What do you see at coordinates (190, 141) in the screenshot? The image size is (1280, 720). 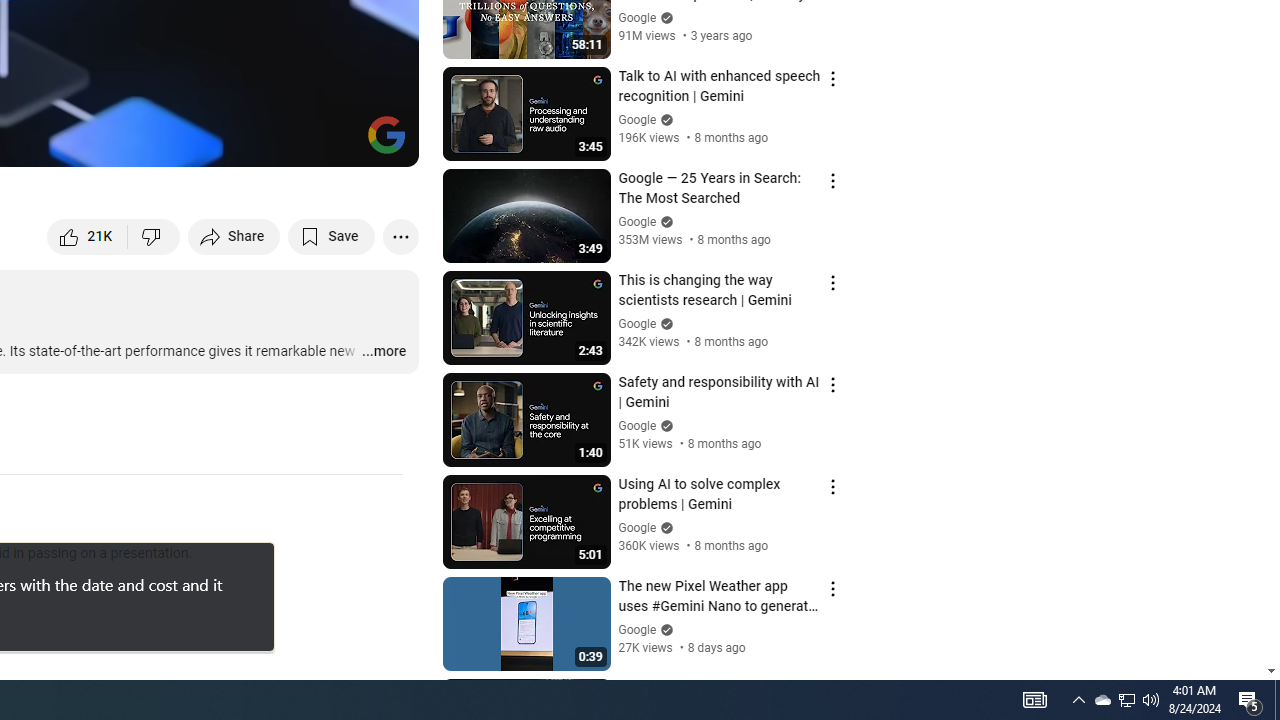 I see `'Subtitles/closed captions unavailable'` at bounding box center [190, 141].